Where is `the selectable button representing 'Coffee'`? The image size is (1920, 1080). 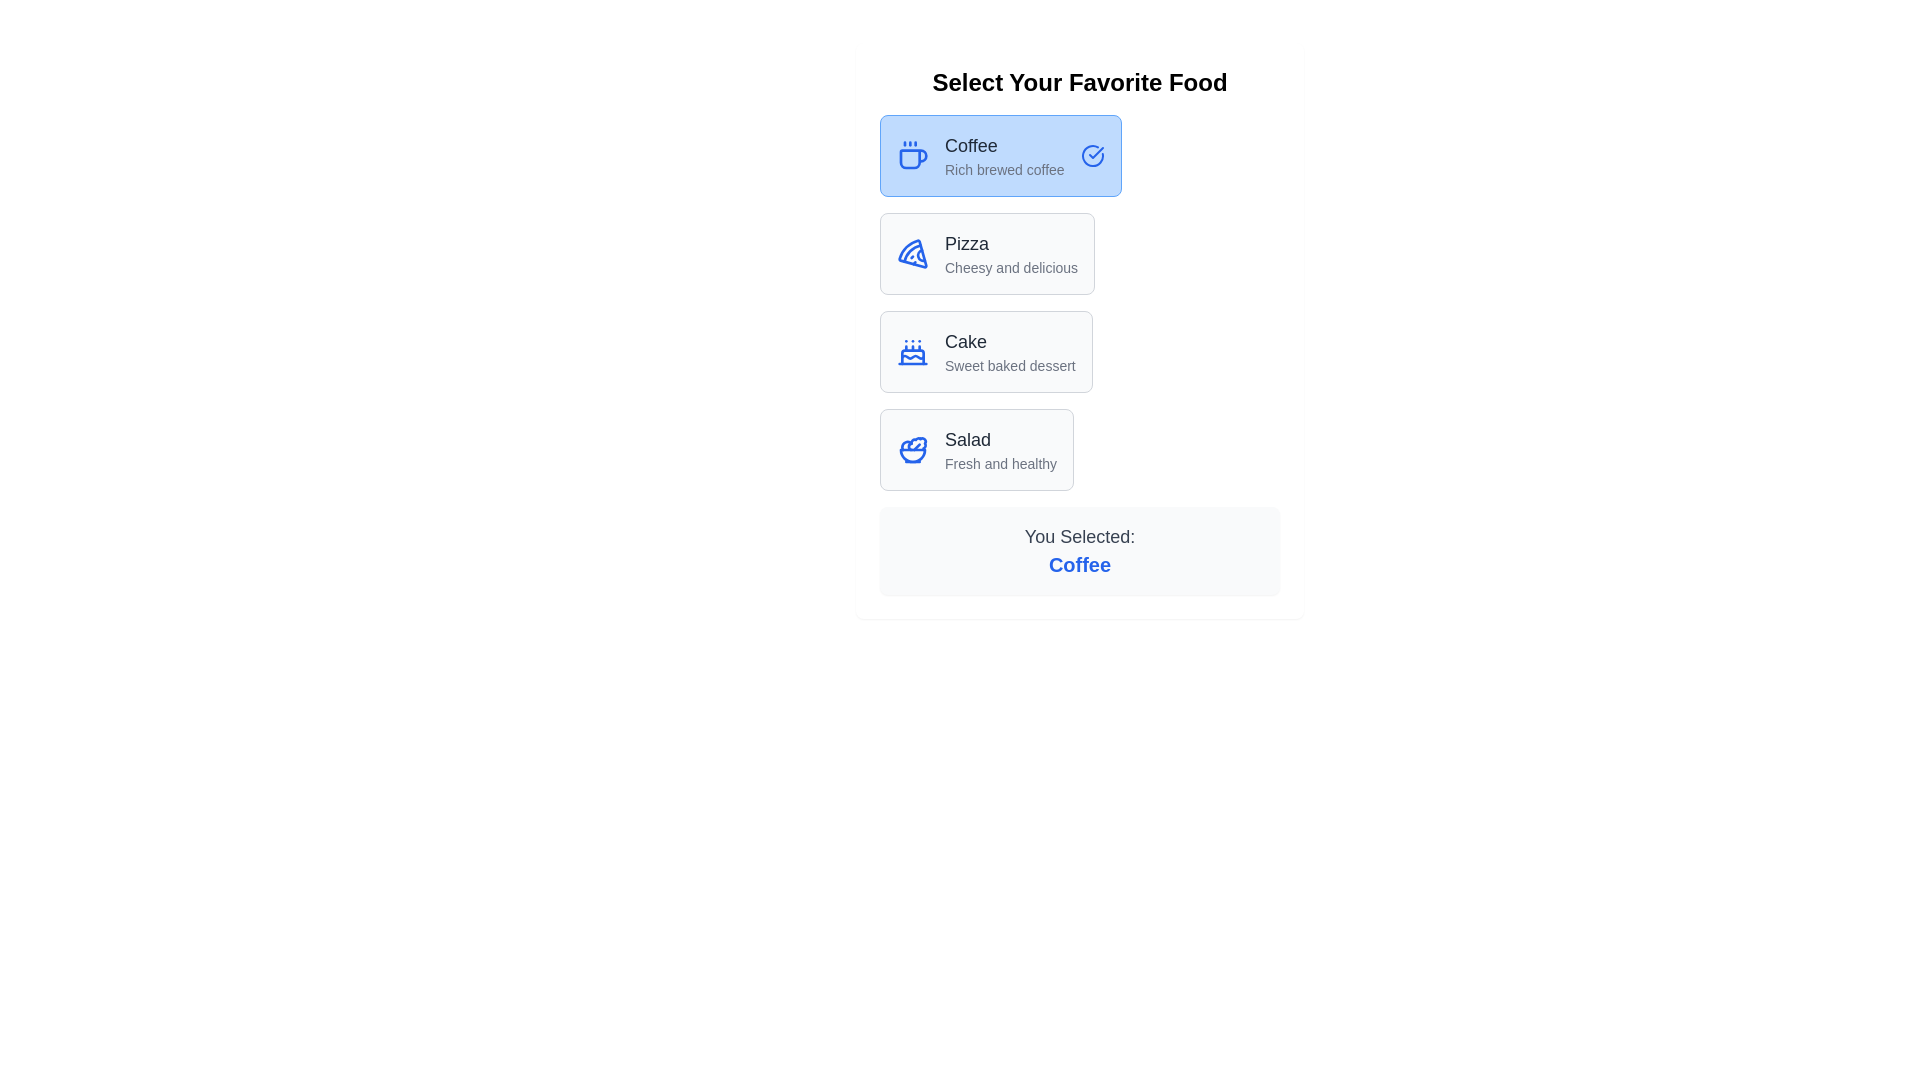 the selectable button representing 'Coffee' is located at coordinates (1000, 154).